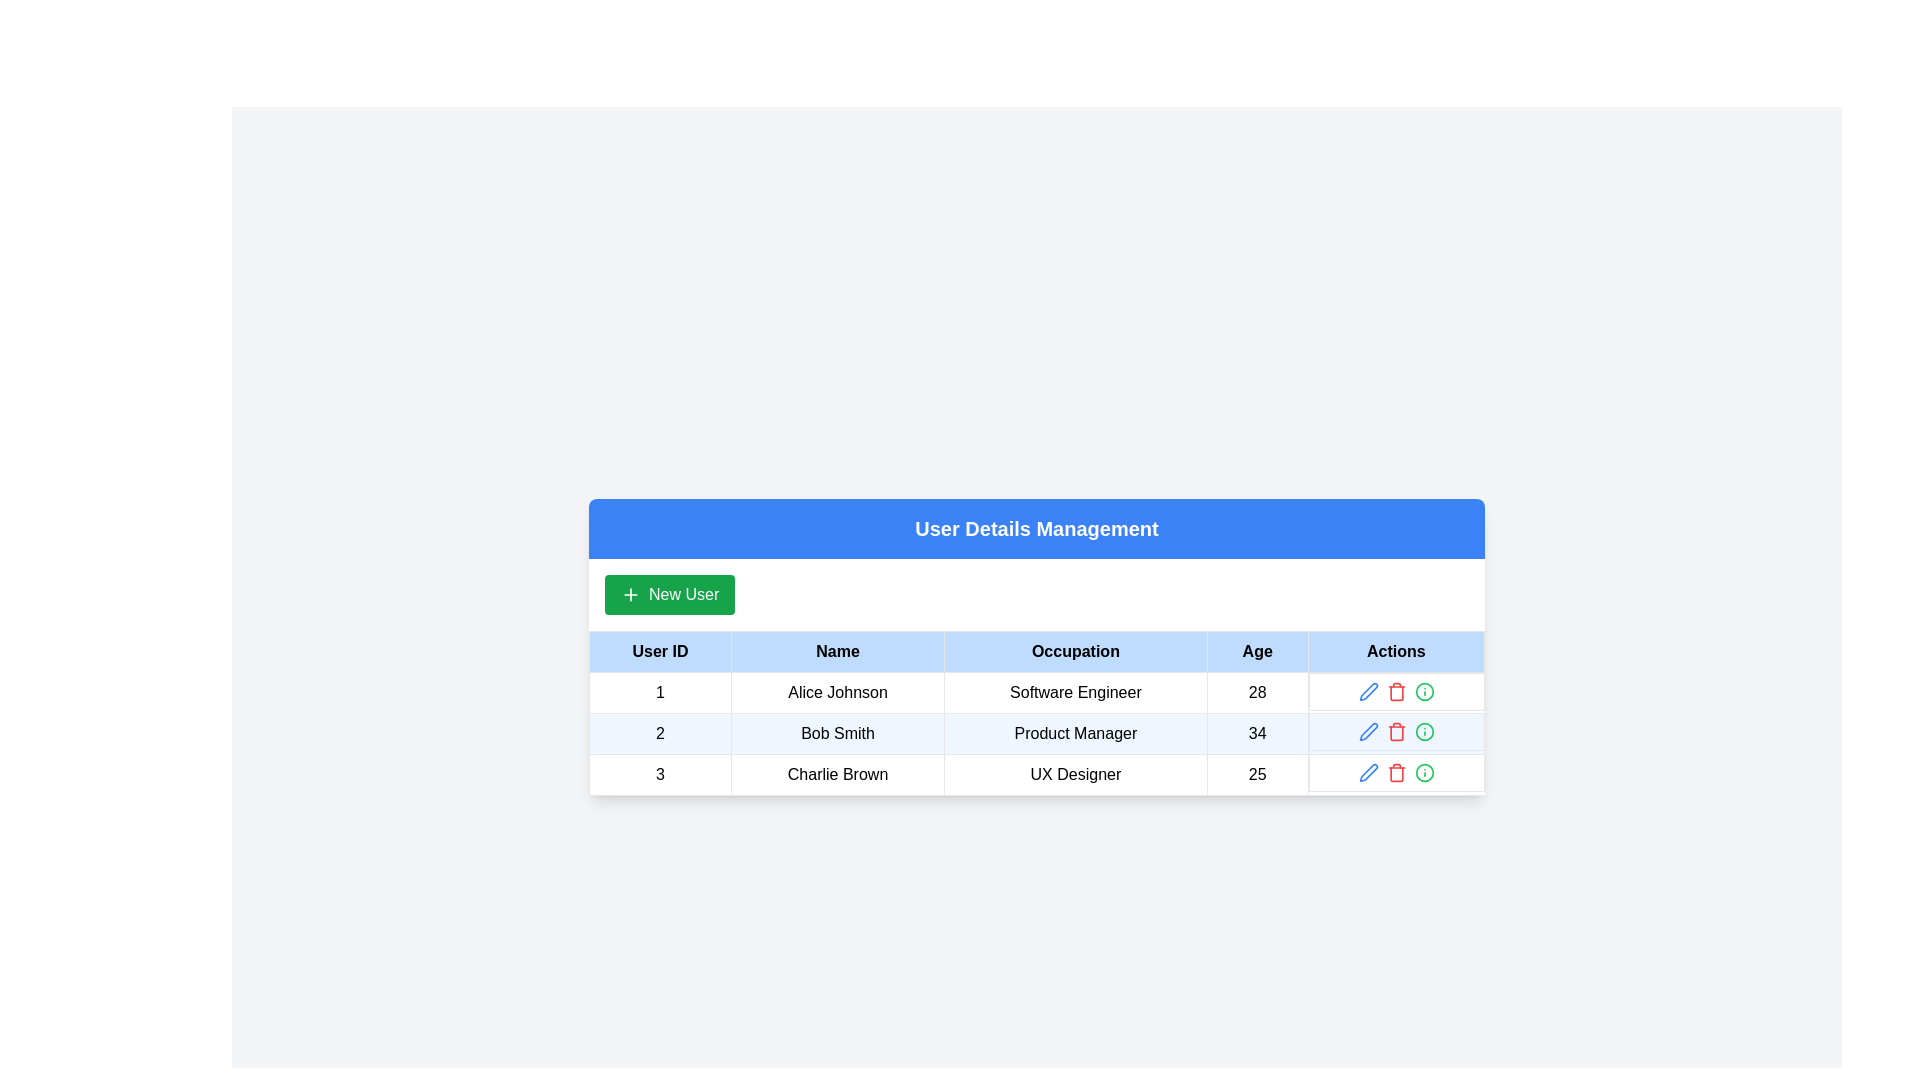 This screenshot has height=1080, width=1920. What do you see at coordinates (1395, 651) in the screenshot?
I see `the 'Actions' column header cell in the table, which is the fifth header from the left, located at the far-right of the table, next to the 'Age' column header` at bounding box center [1395, 651].